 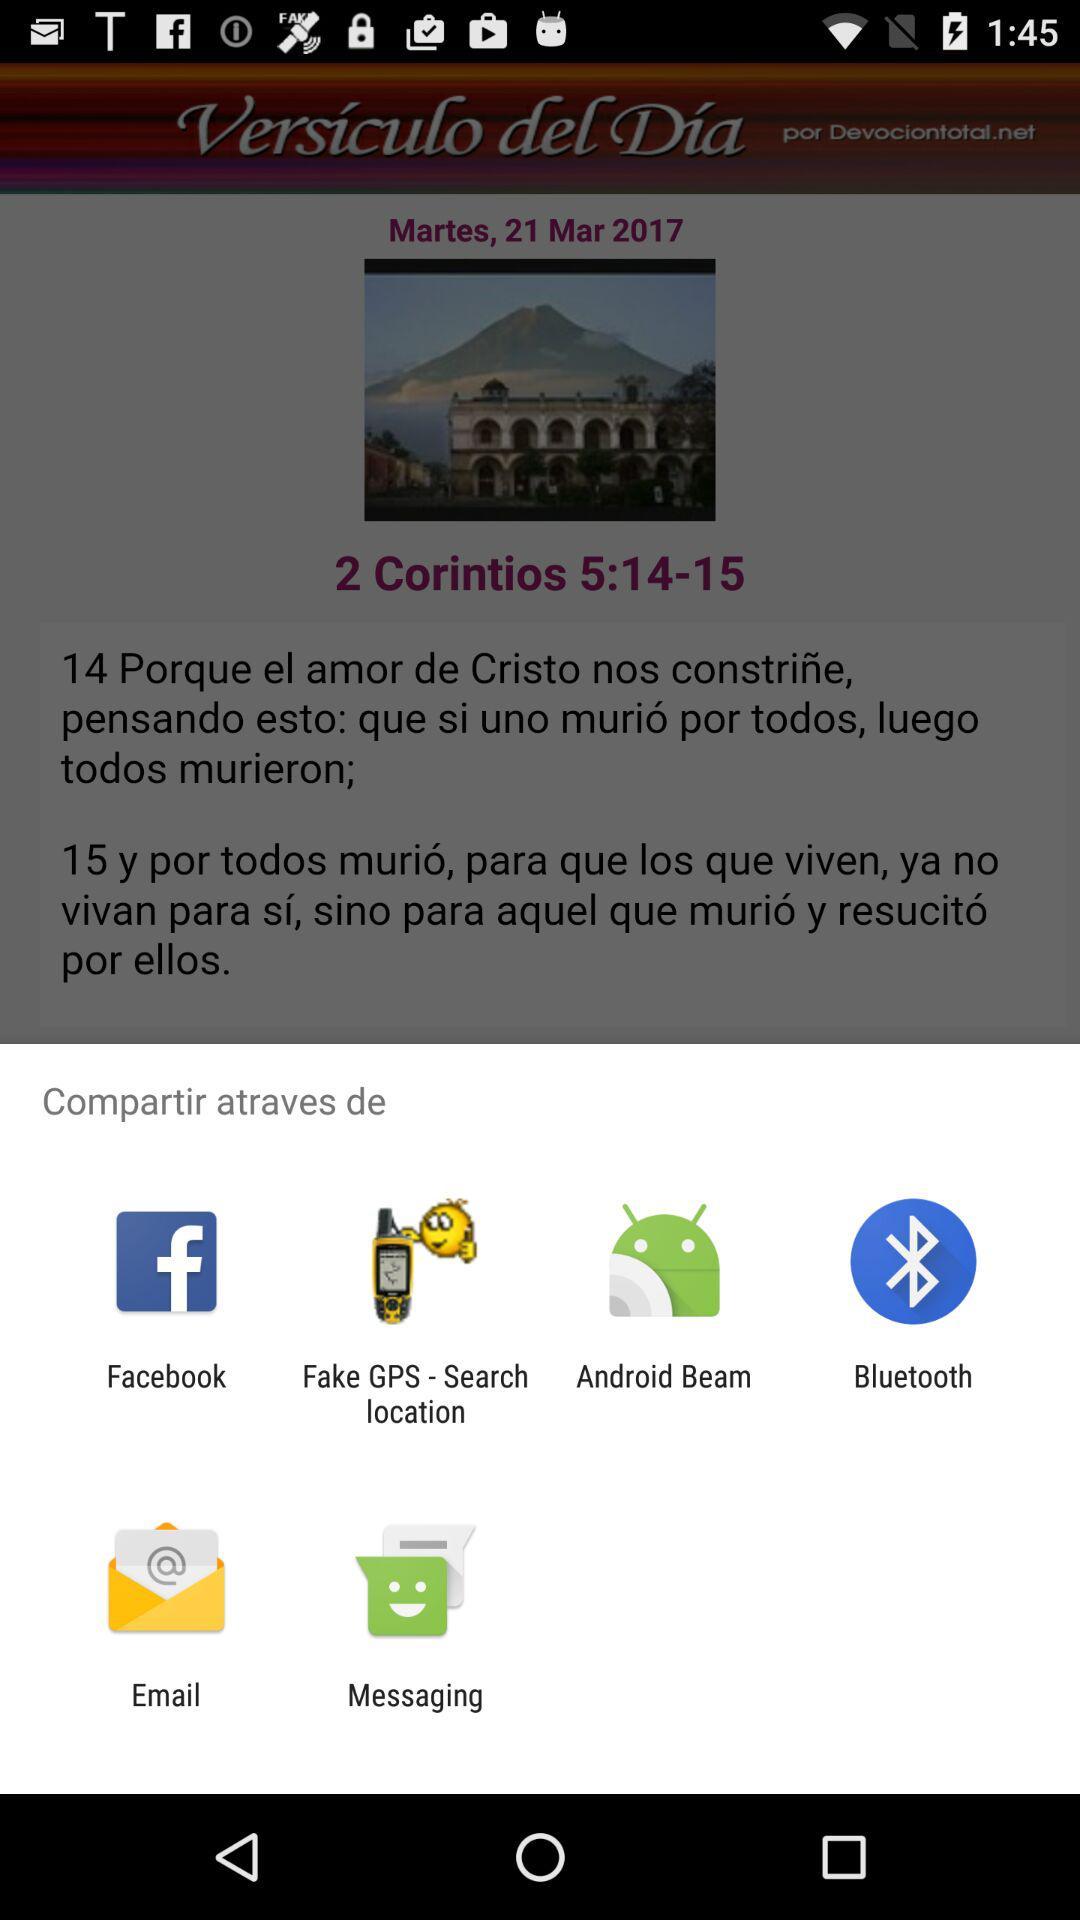 What do you see at coordinates (165, 1711) in the screenshot?
I see `the app next to the messaging icon` at bounding box center [165, 1711].